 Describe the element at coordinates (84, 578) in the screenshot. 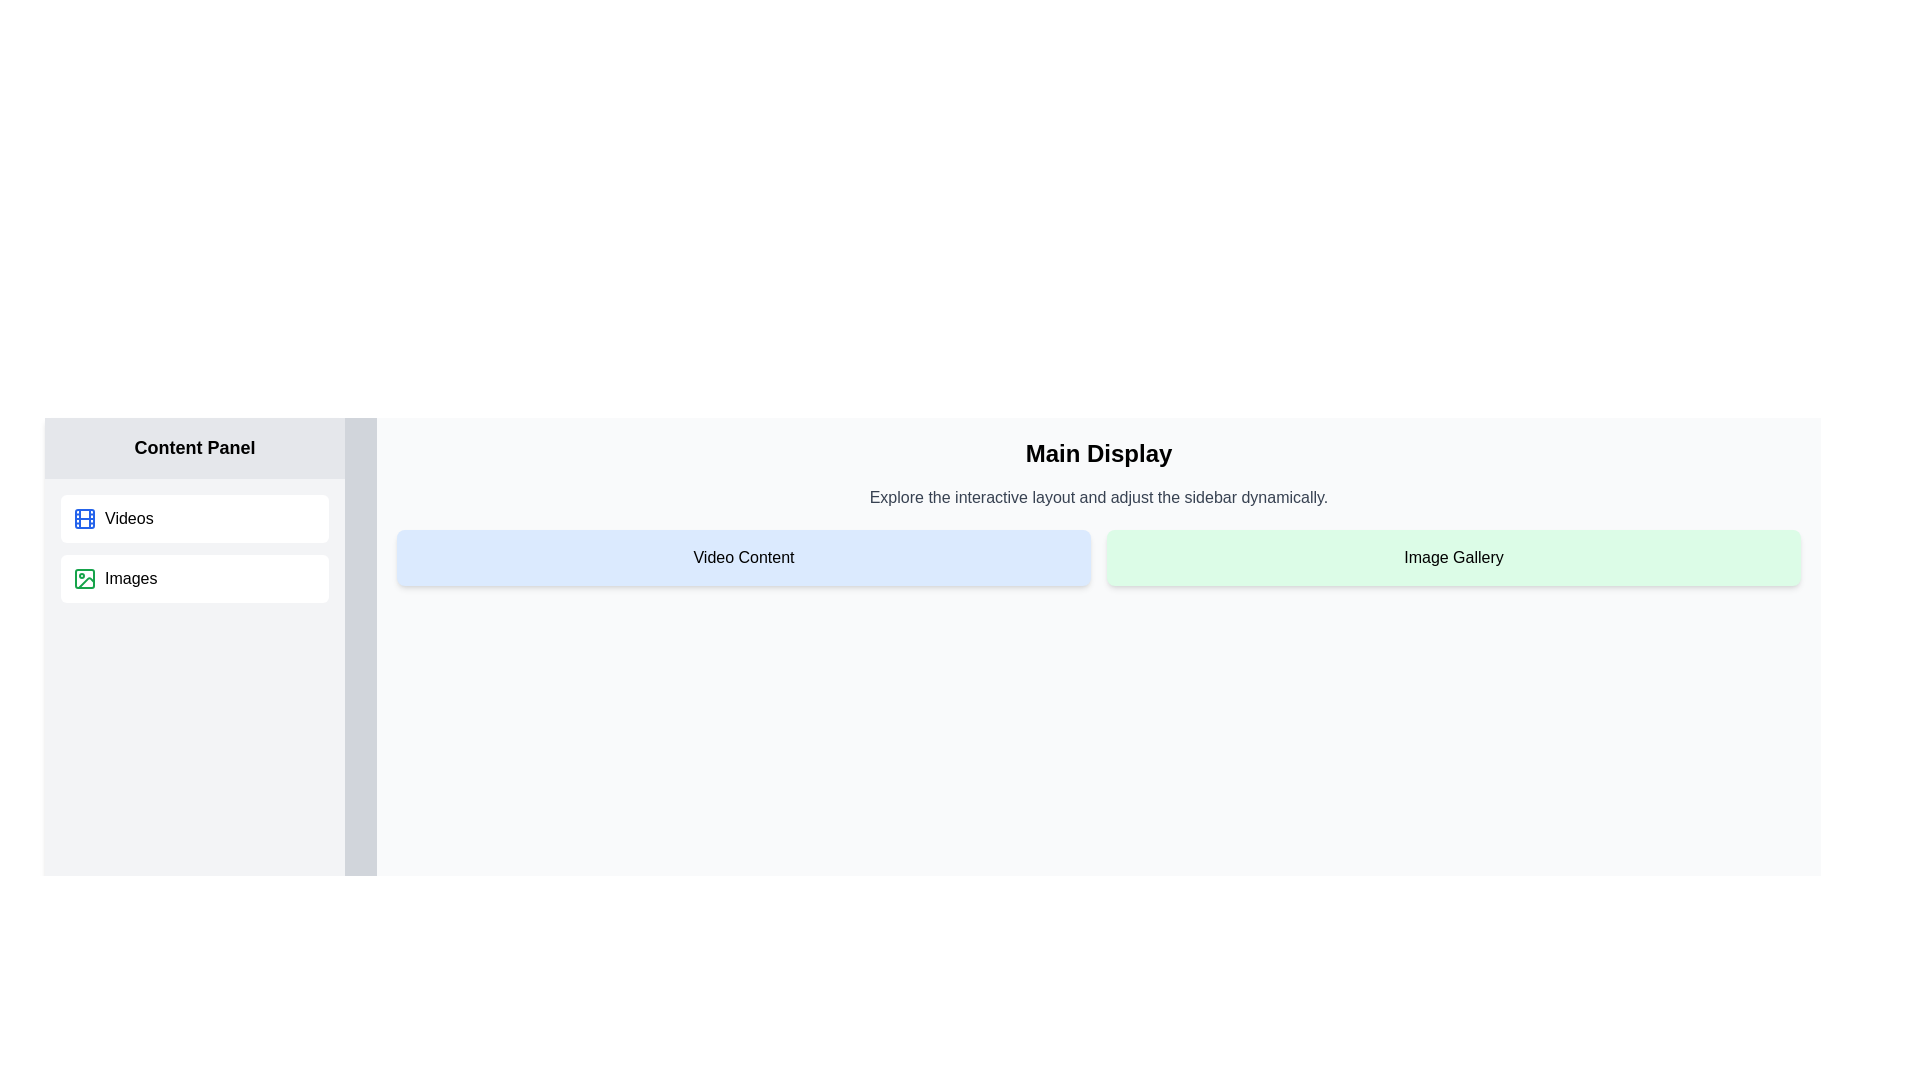

I see `the small rectangle with rounded corners that represents the 'Images' button` at that location.